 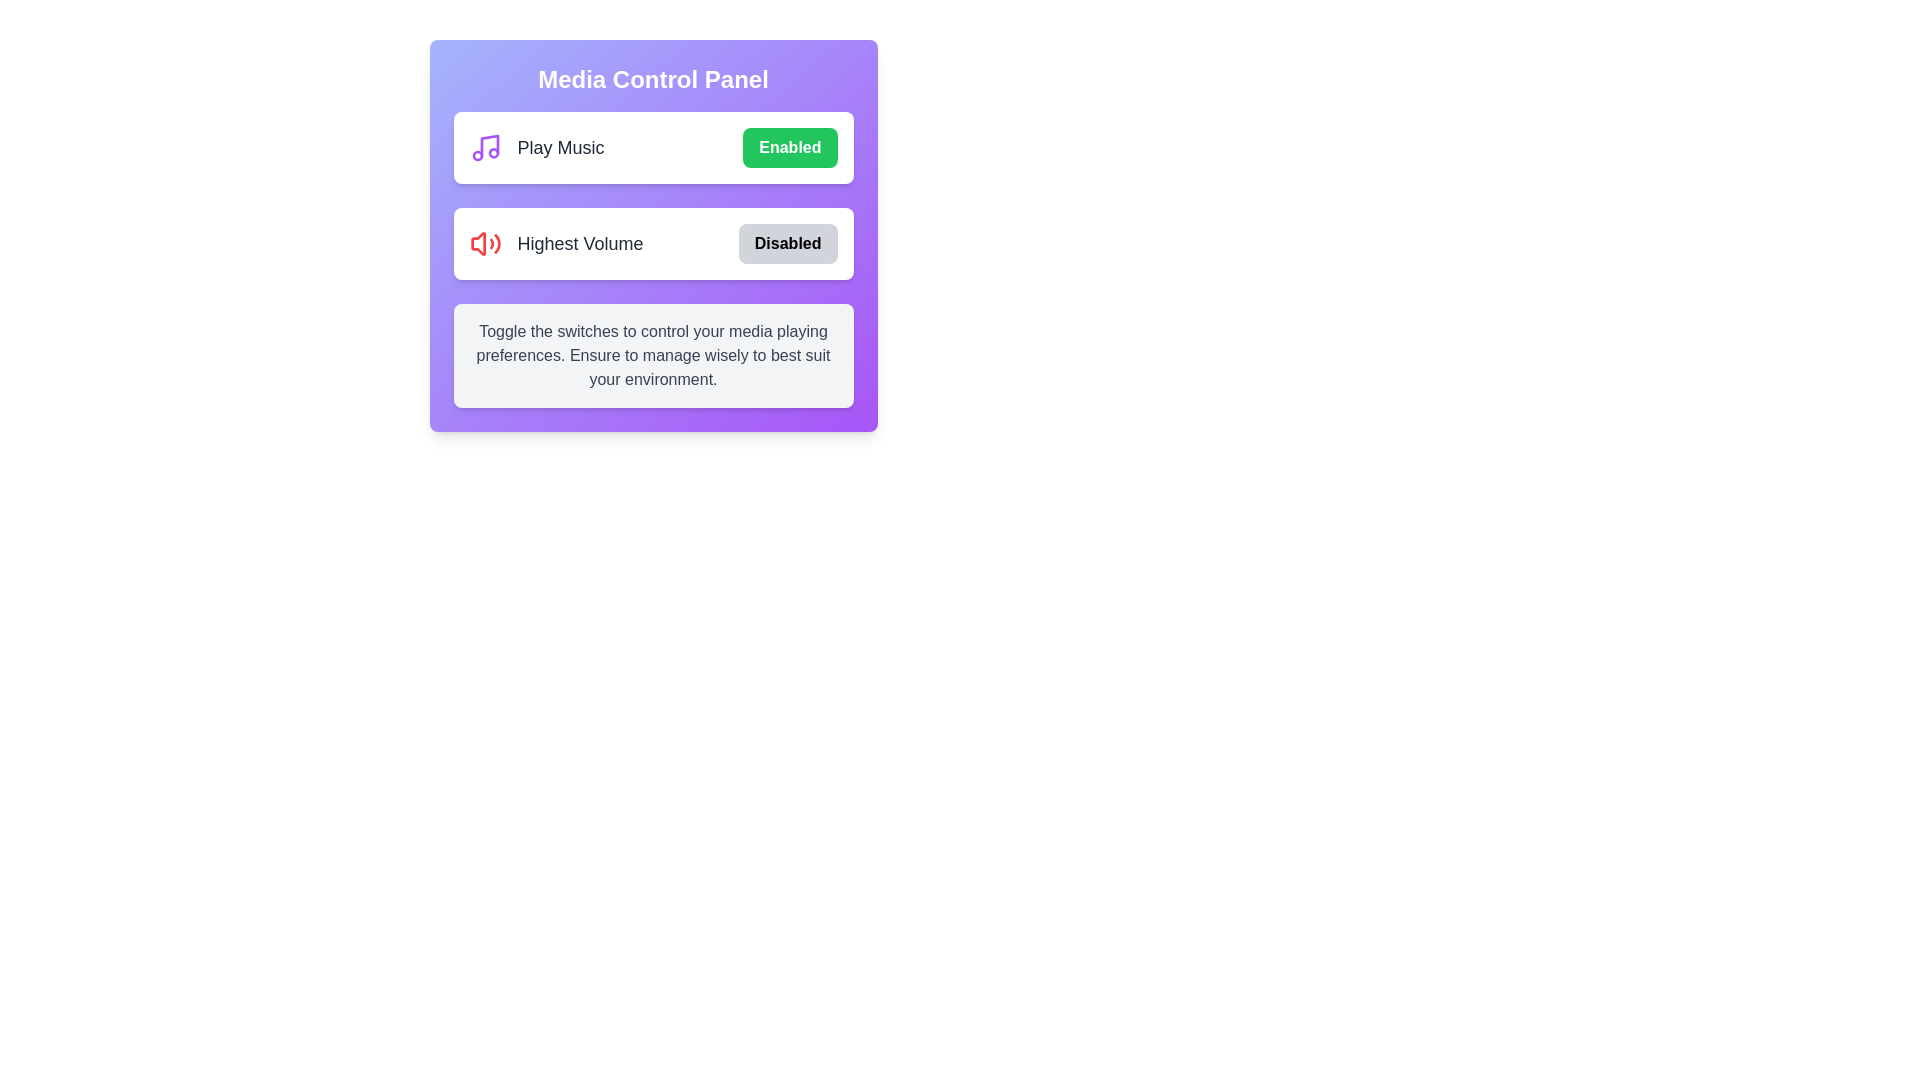 I want to click on 'Enabled' button to toggle the play music setting, so click(x=789, y=146).